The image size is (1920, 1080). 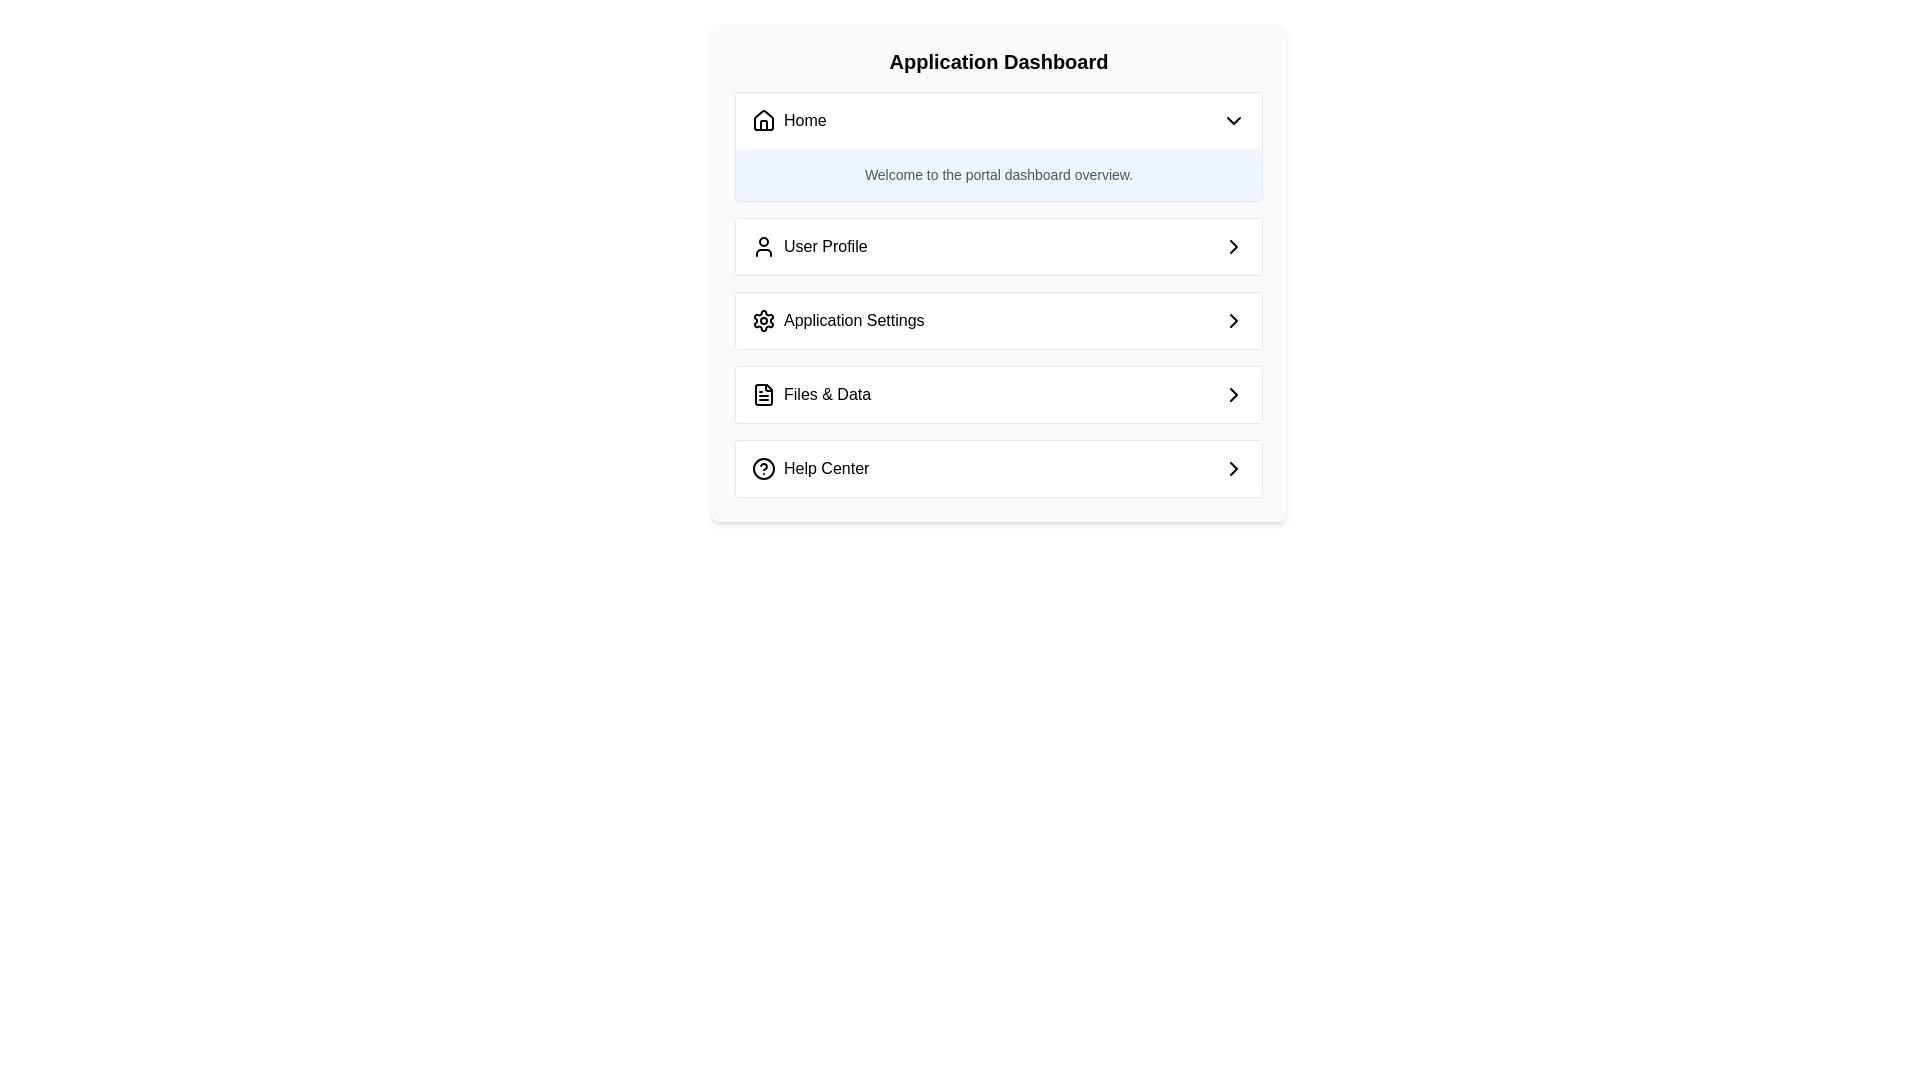 What do you see at coordinates (1232, 469) in the screenshot?
I see `the small, right-facing chevron icon located in the far-right portion of the 'Help Center' item under the 'Application Dashboard' section` at bounding box center [1232, 469].